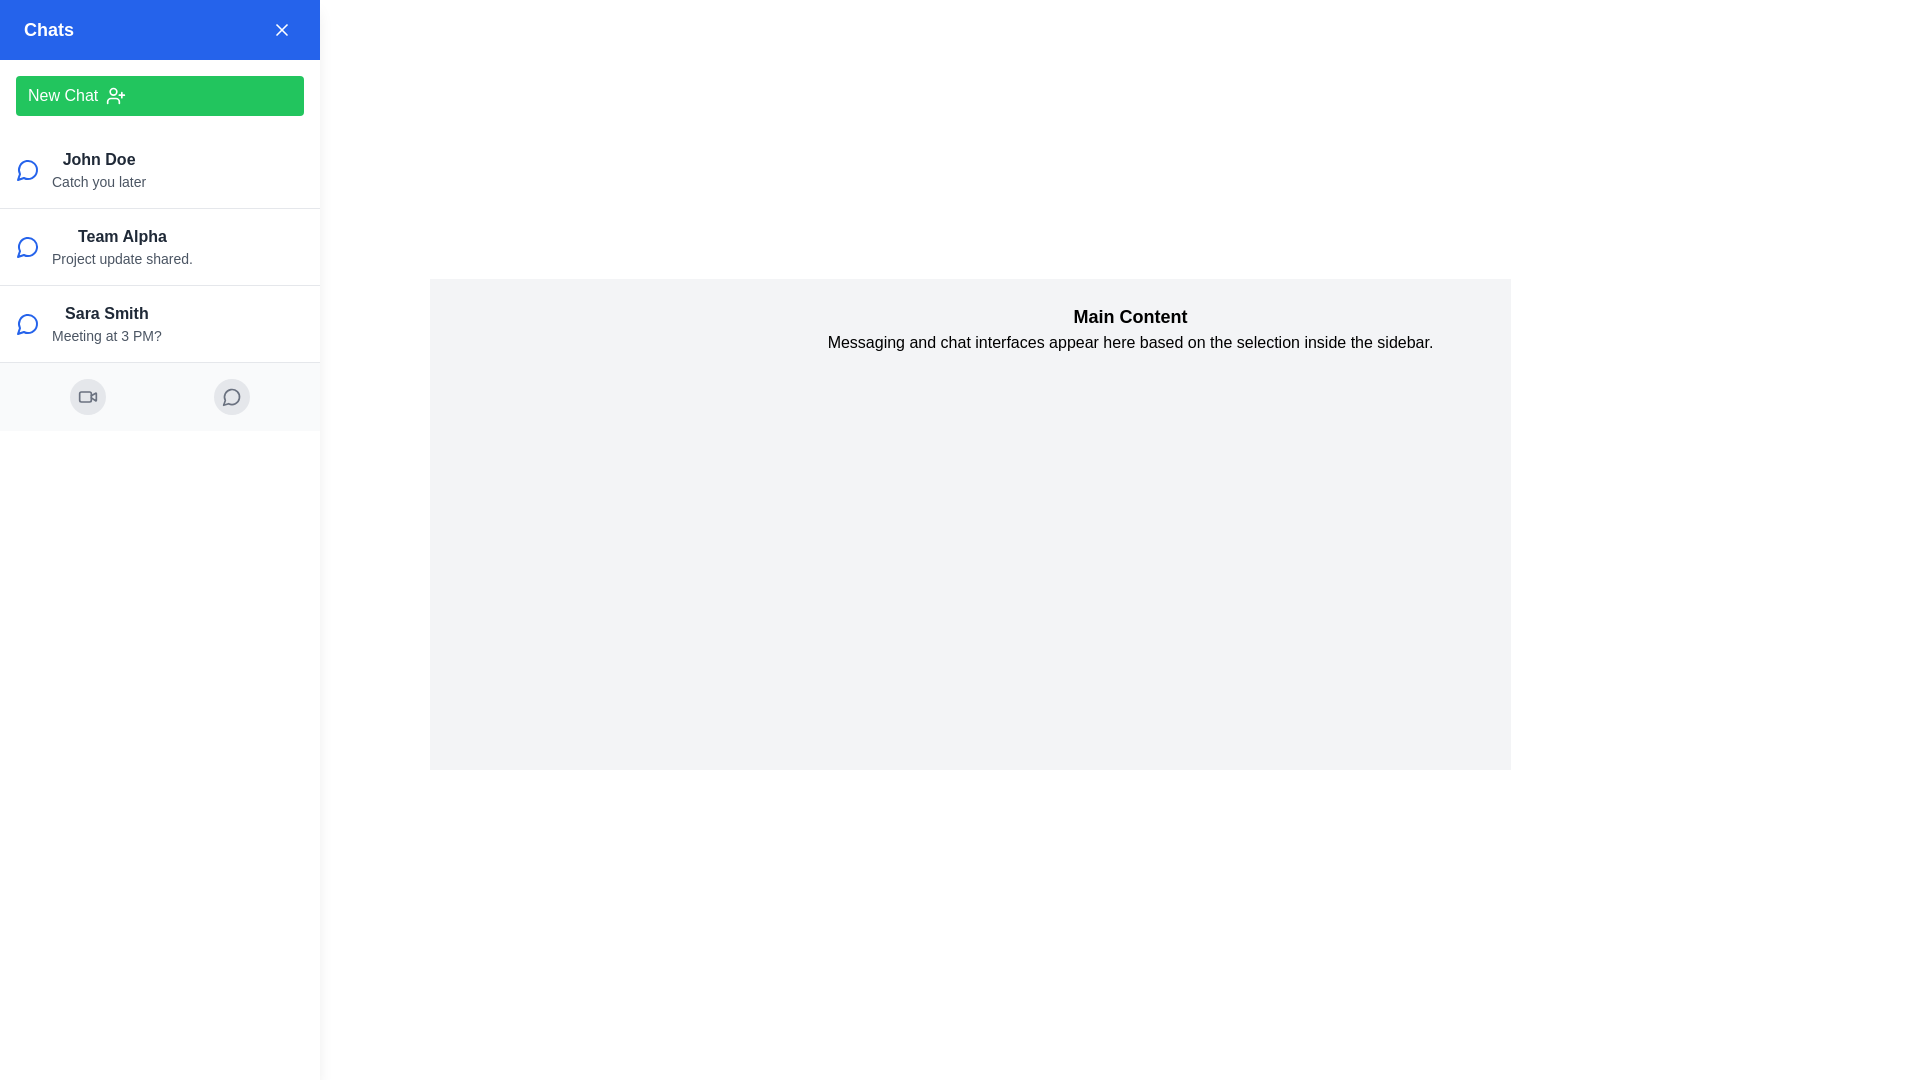 Image resolution: width=1920 pixels, height=1080 pixels. Describe the element at coordinates (231, 397) in the screenshot. I see `the SVG Icon button located at the bottom of the sidebar, specifically the second button from the left in the row of circular buttons` at that location.